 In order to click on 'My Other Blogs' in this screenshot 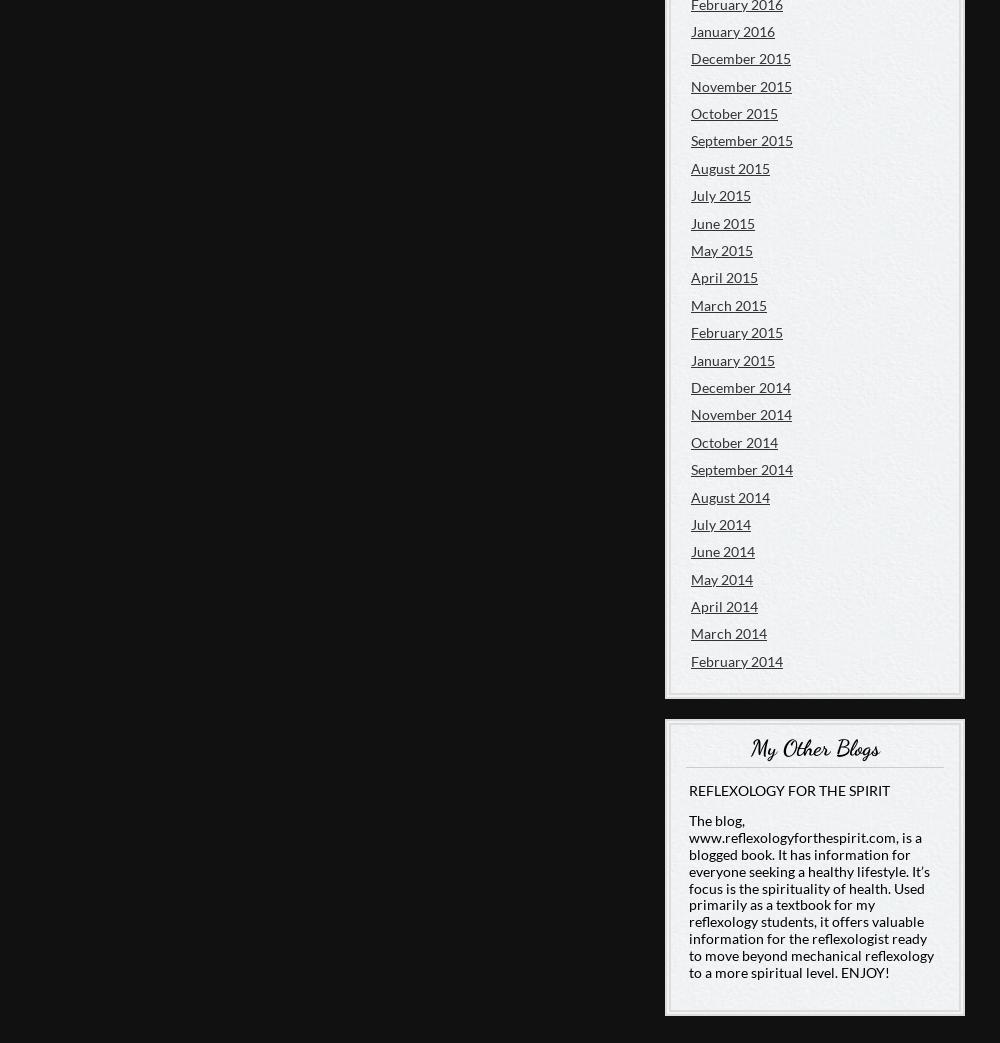, I will do `click(813, 747)`.